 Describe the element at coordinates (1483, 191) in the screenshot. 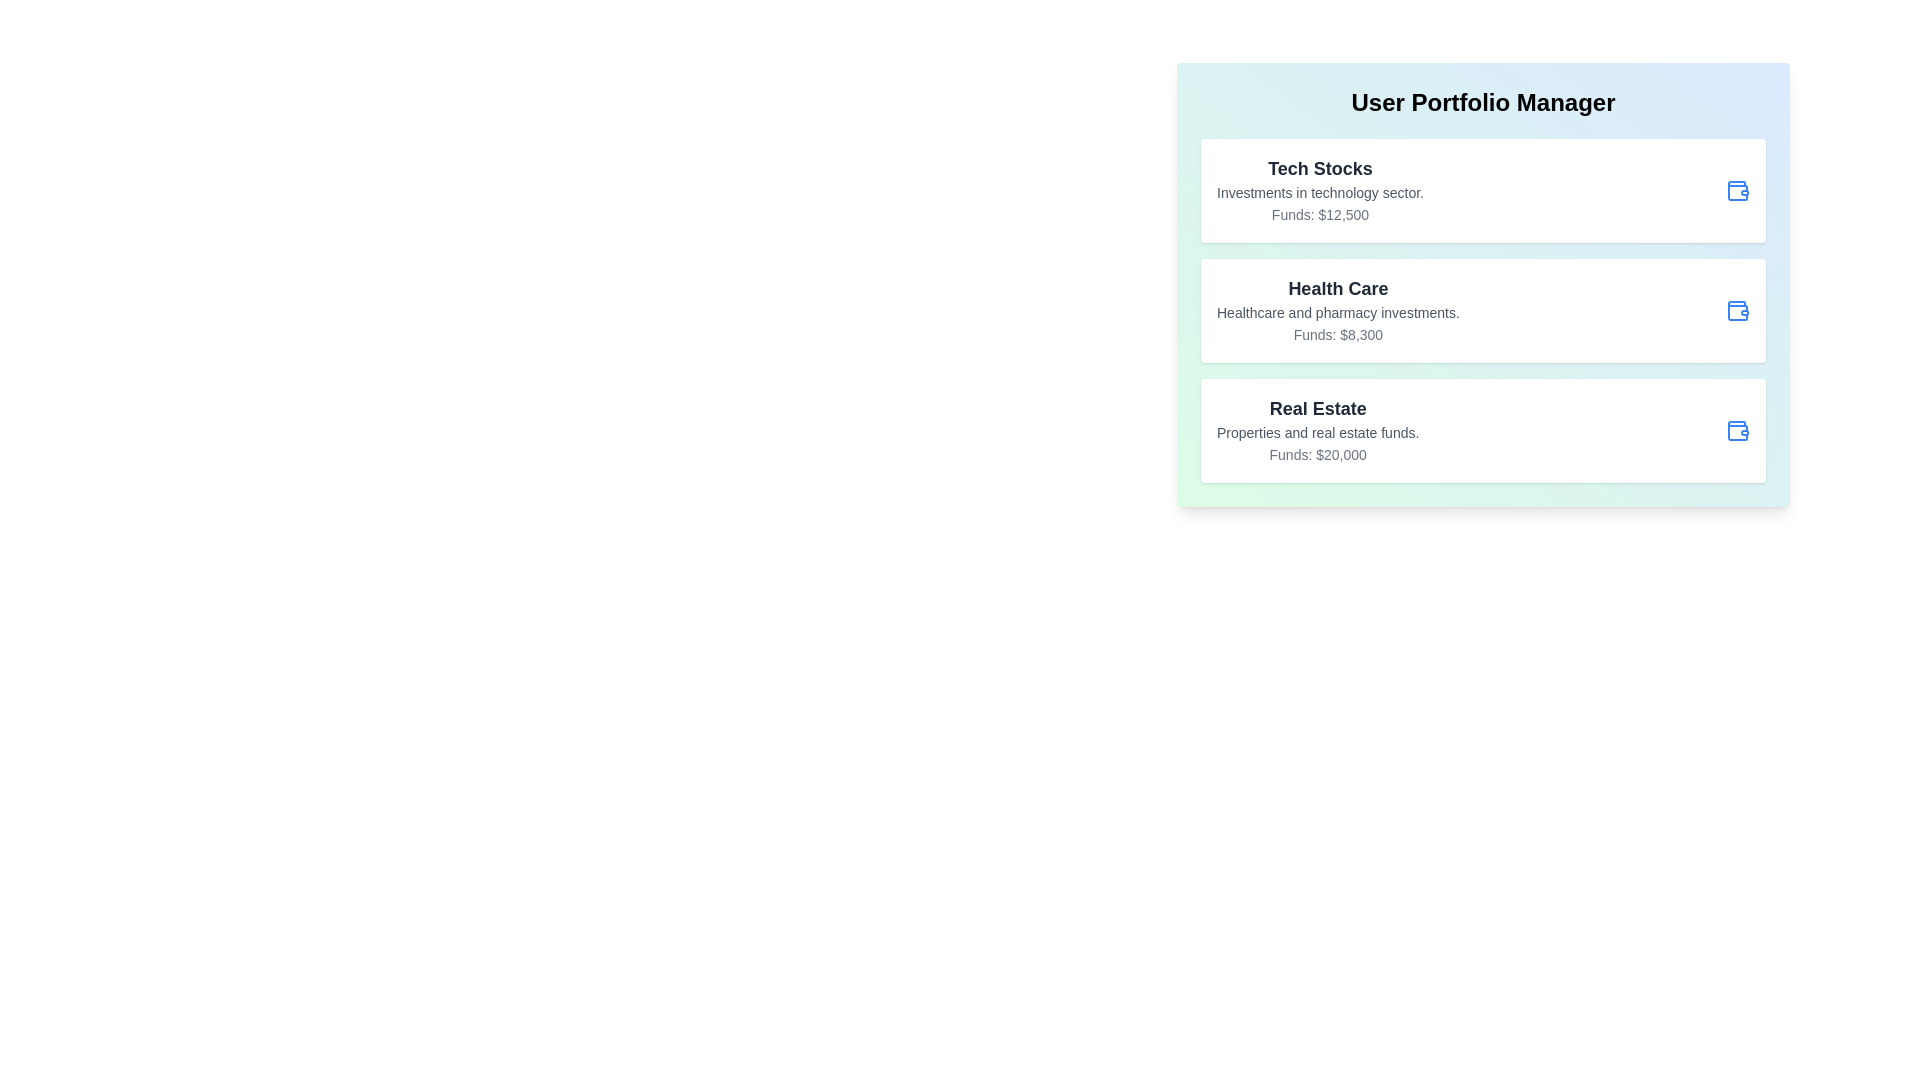

I see `the portfolio item labeled Tech Stocks` at that location.